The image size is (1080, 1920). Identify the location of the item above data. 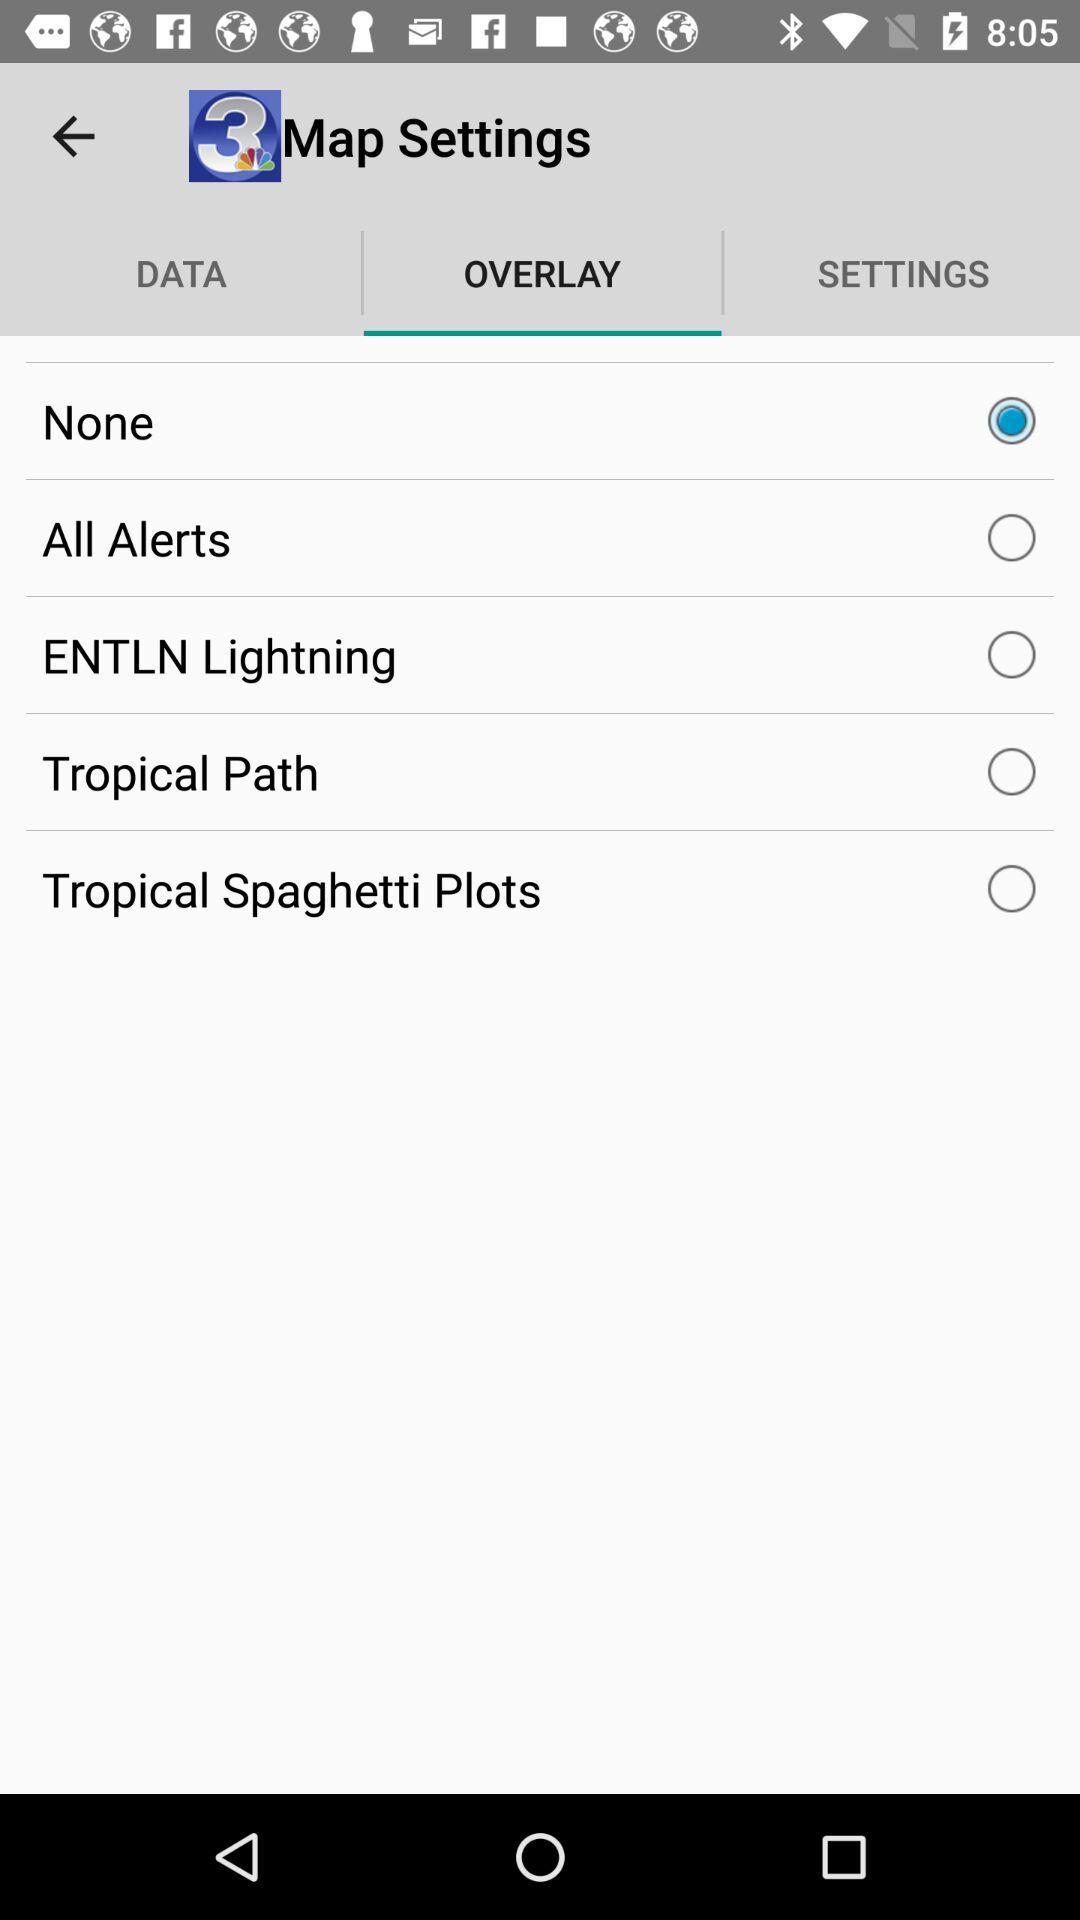
(72, 135).